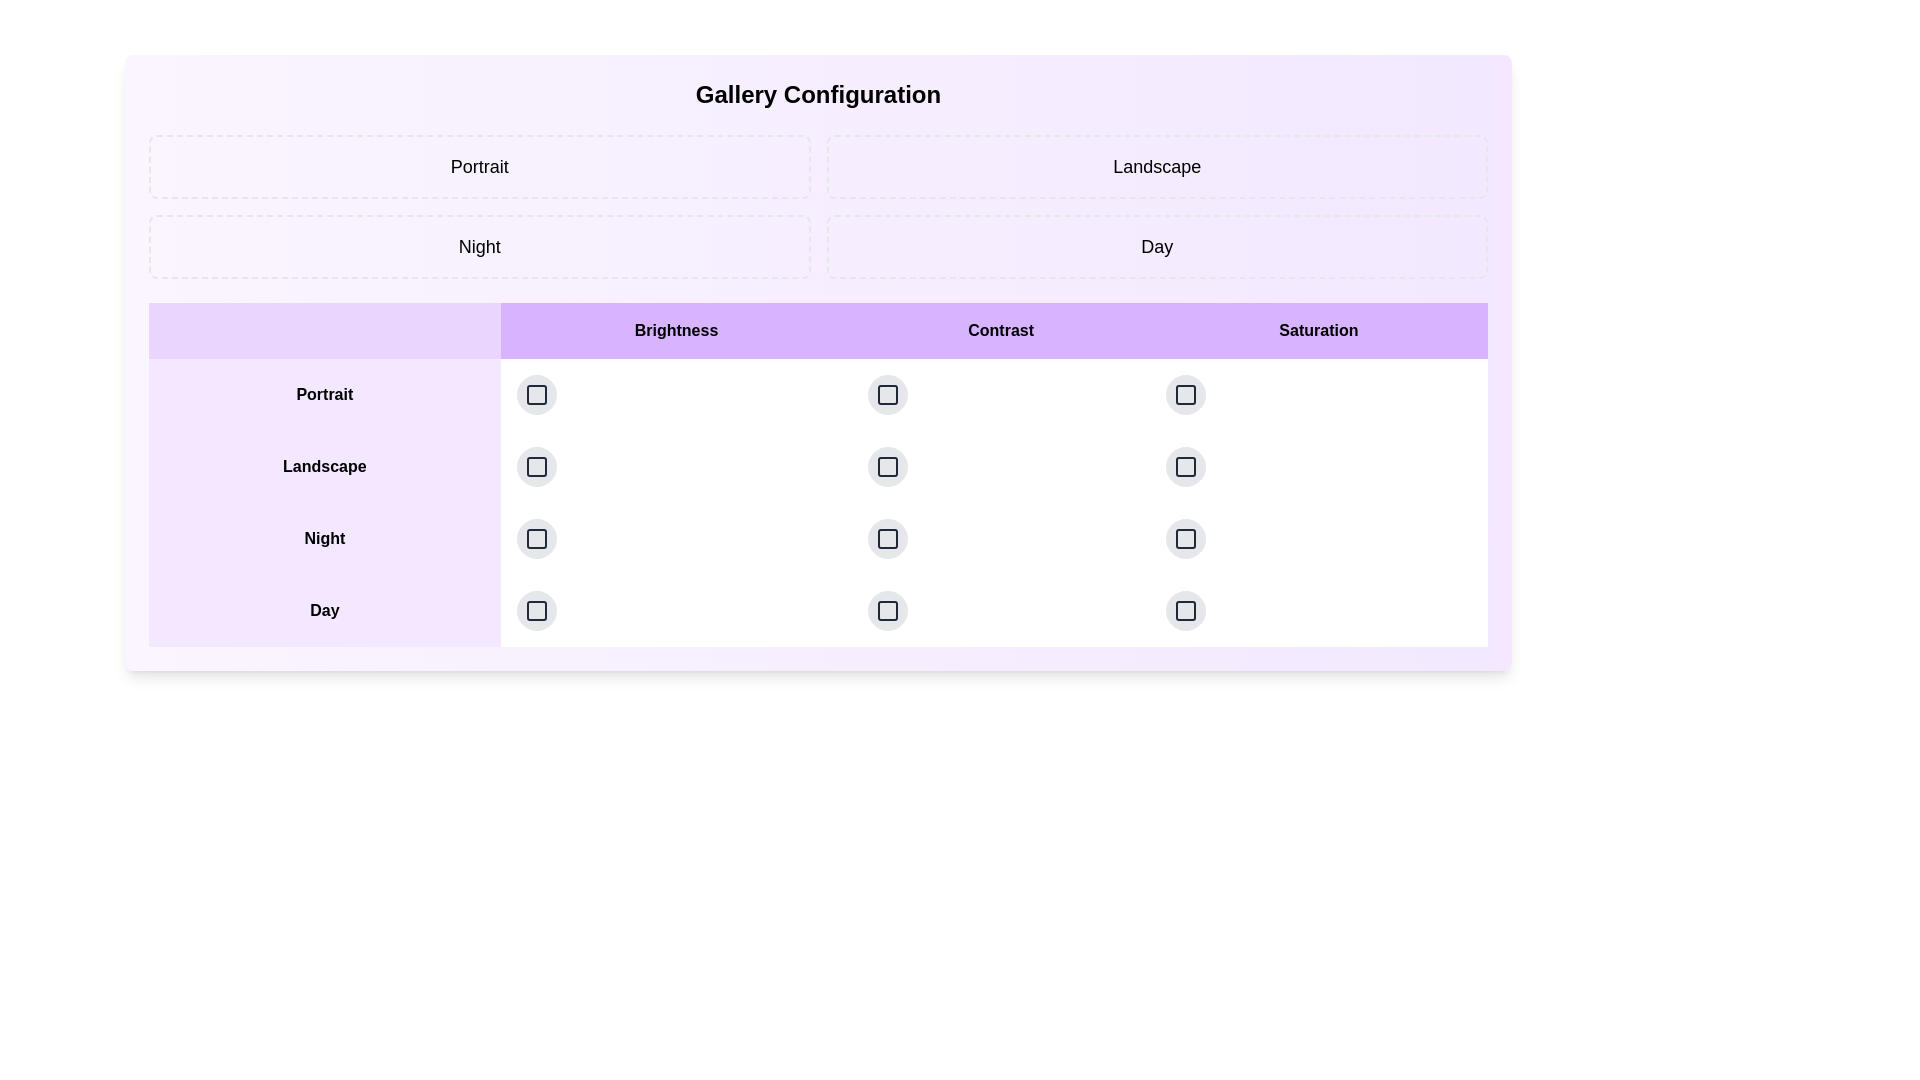  Describe the element at coordinates (1185, 538) in the screenshot. I see `the toggle button for 'Night' settings` at that location.